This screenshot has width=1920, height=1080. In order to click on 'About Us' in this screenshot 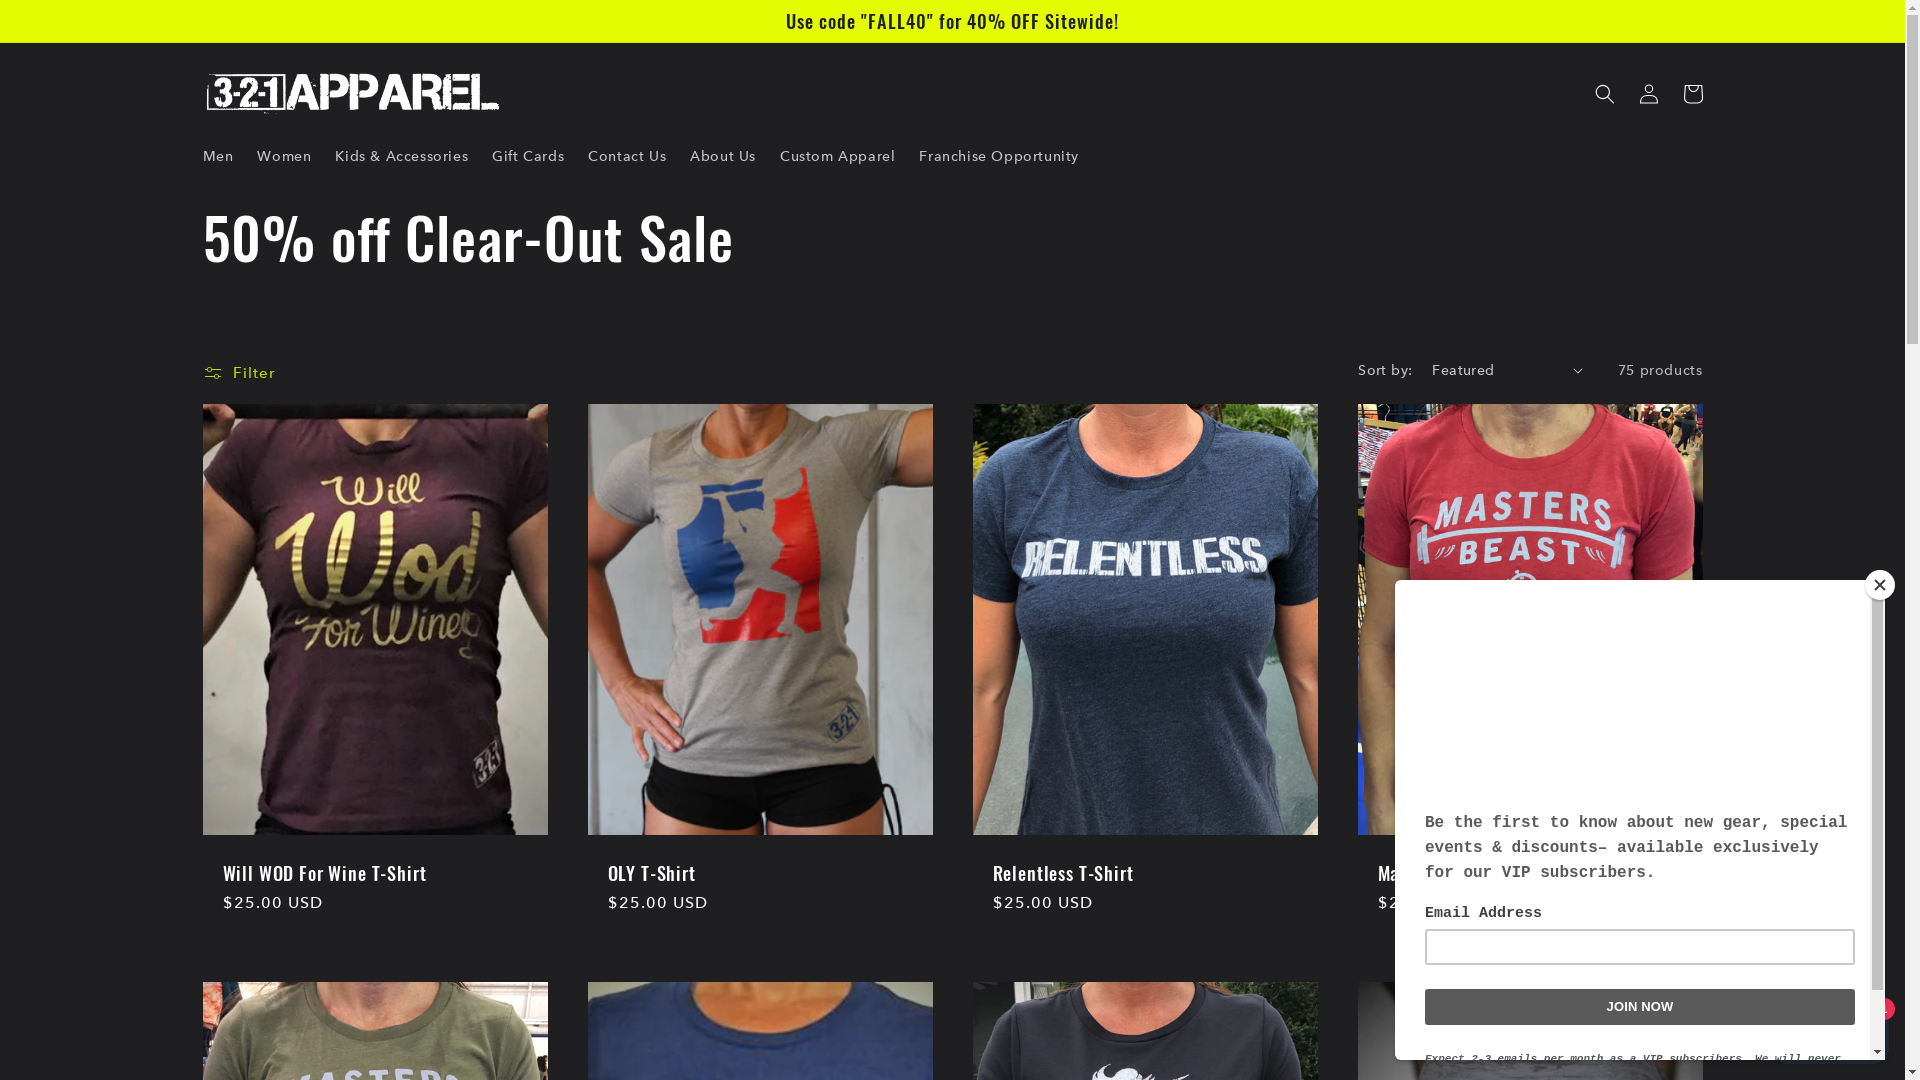, I will do `click(722, 154)`.